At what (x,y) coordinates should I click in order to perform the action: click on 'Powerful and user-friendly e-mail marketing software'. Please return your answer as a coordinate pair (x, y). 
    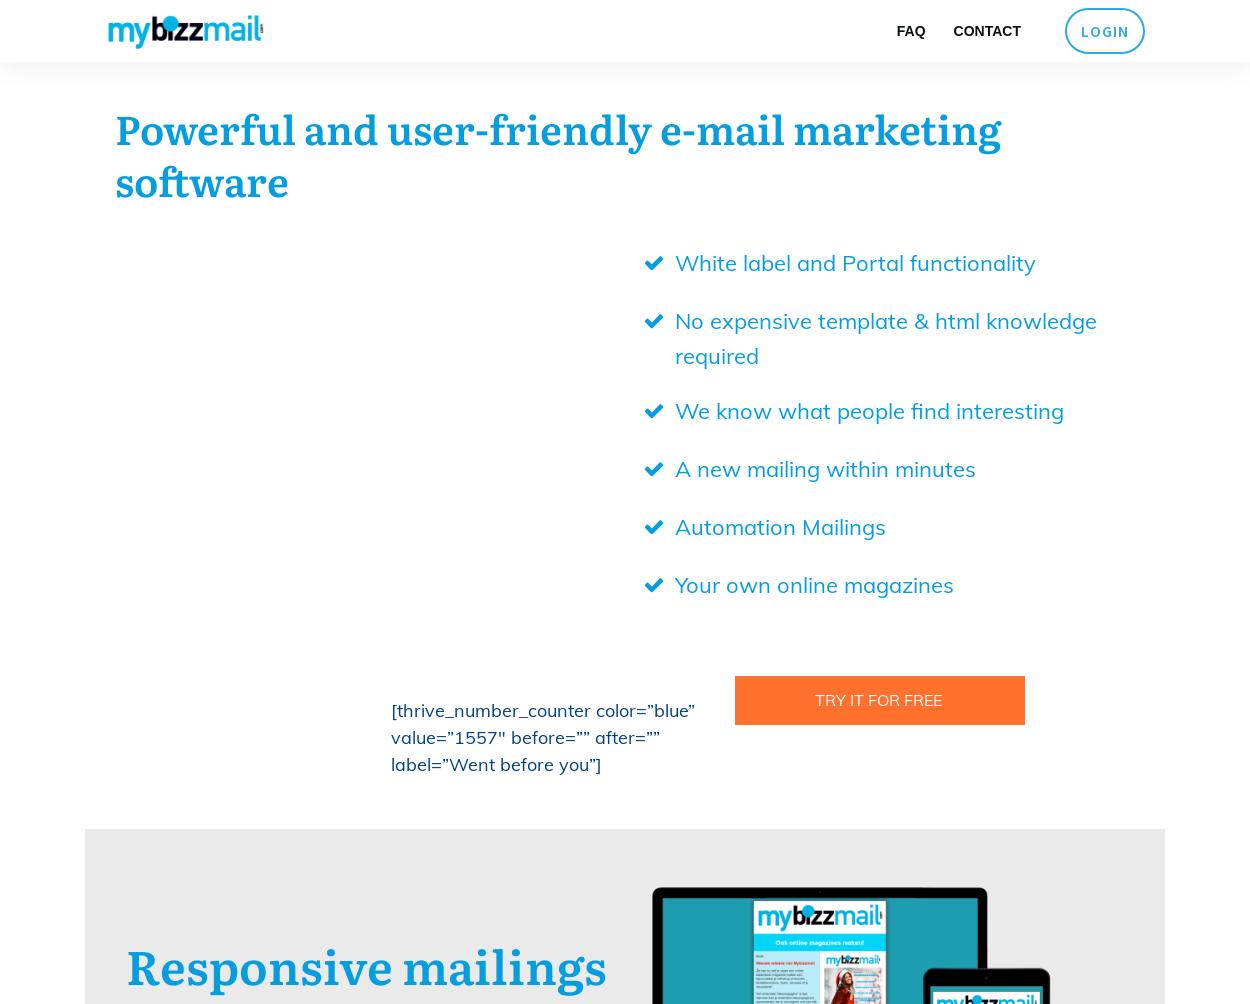
    Looking at the image, I should click on (114, 152).